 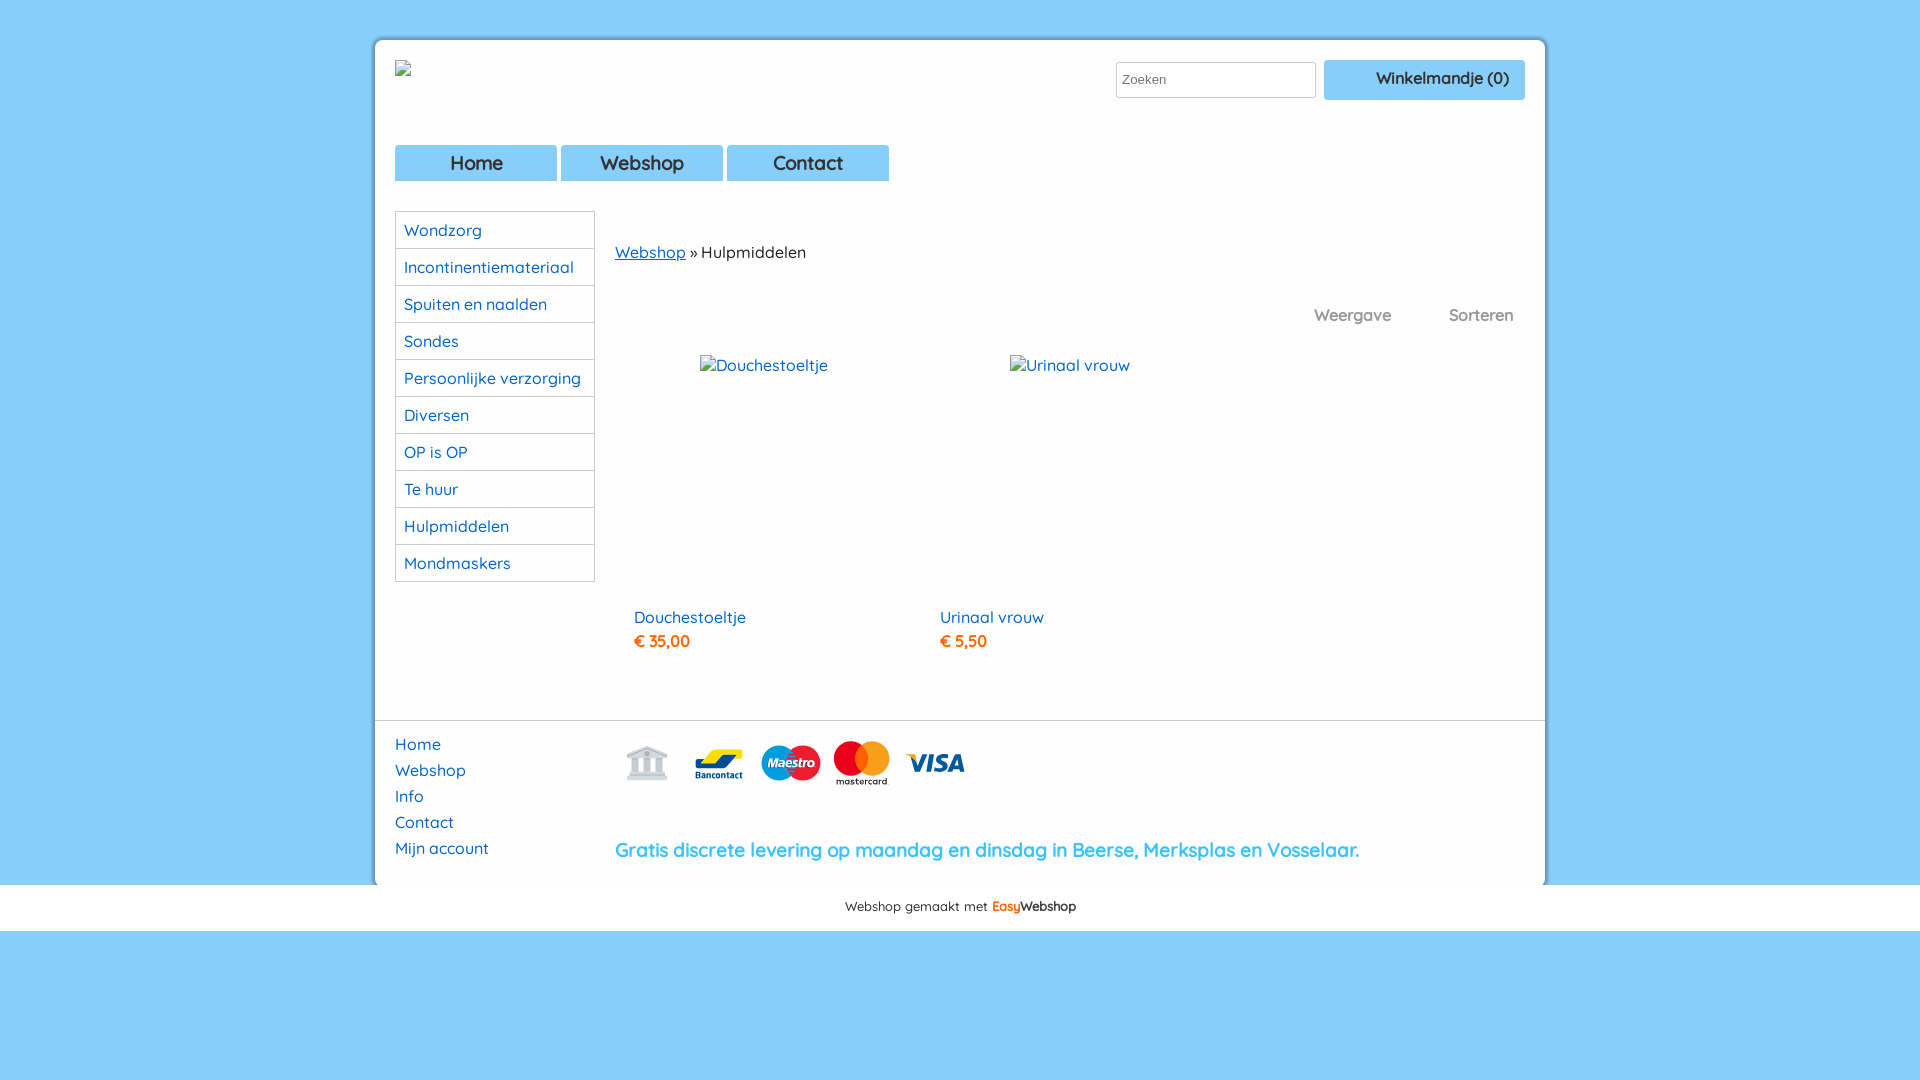 What do you see at coordinates (408, 794) in the screenshot?
I see `'Info'` at bounding box center [408, 794].